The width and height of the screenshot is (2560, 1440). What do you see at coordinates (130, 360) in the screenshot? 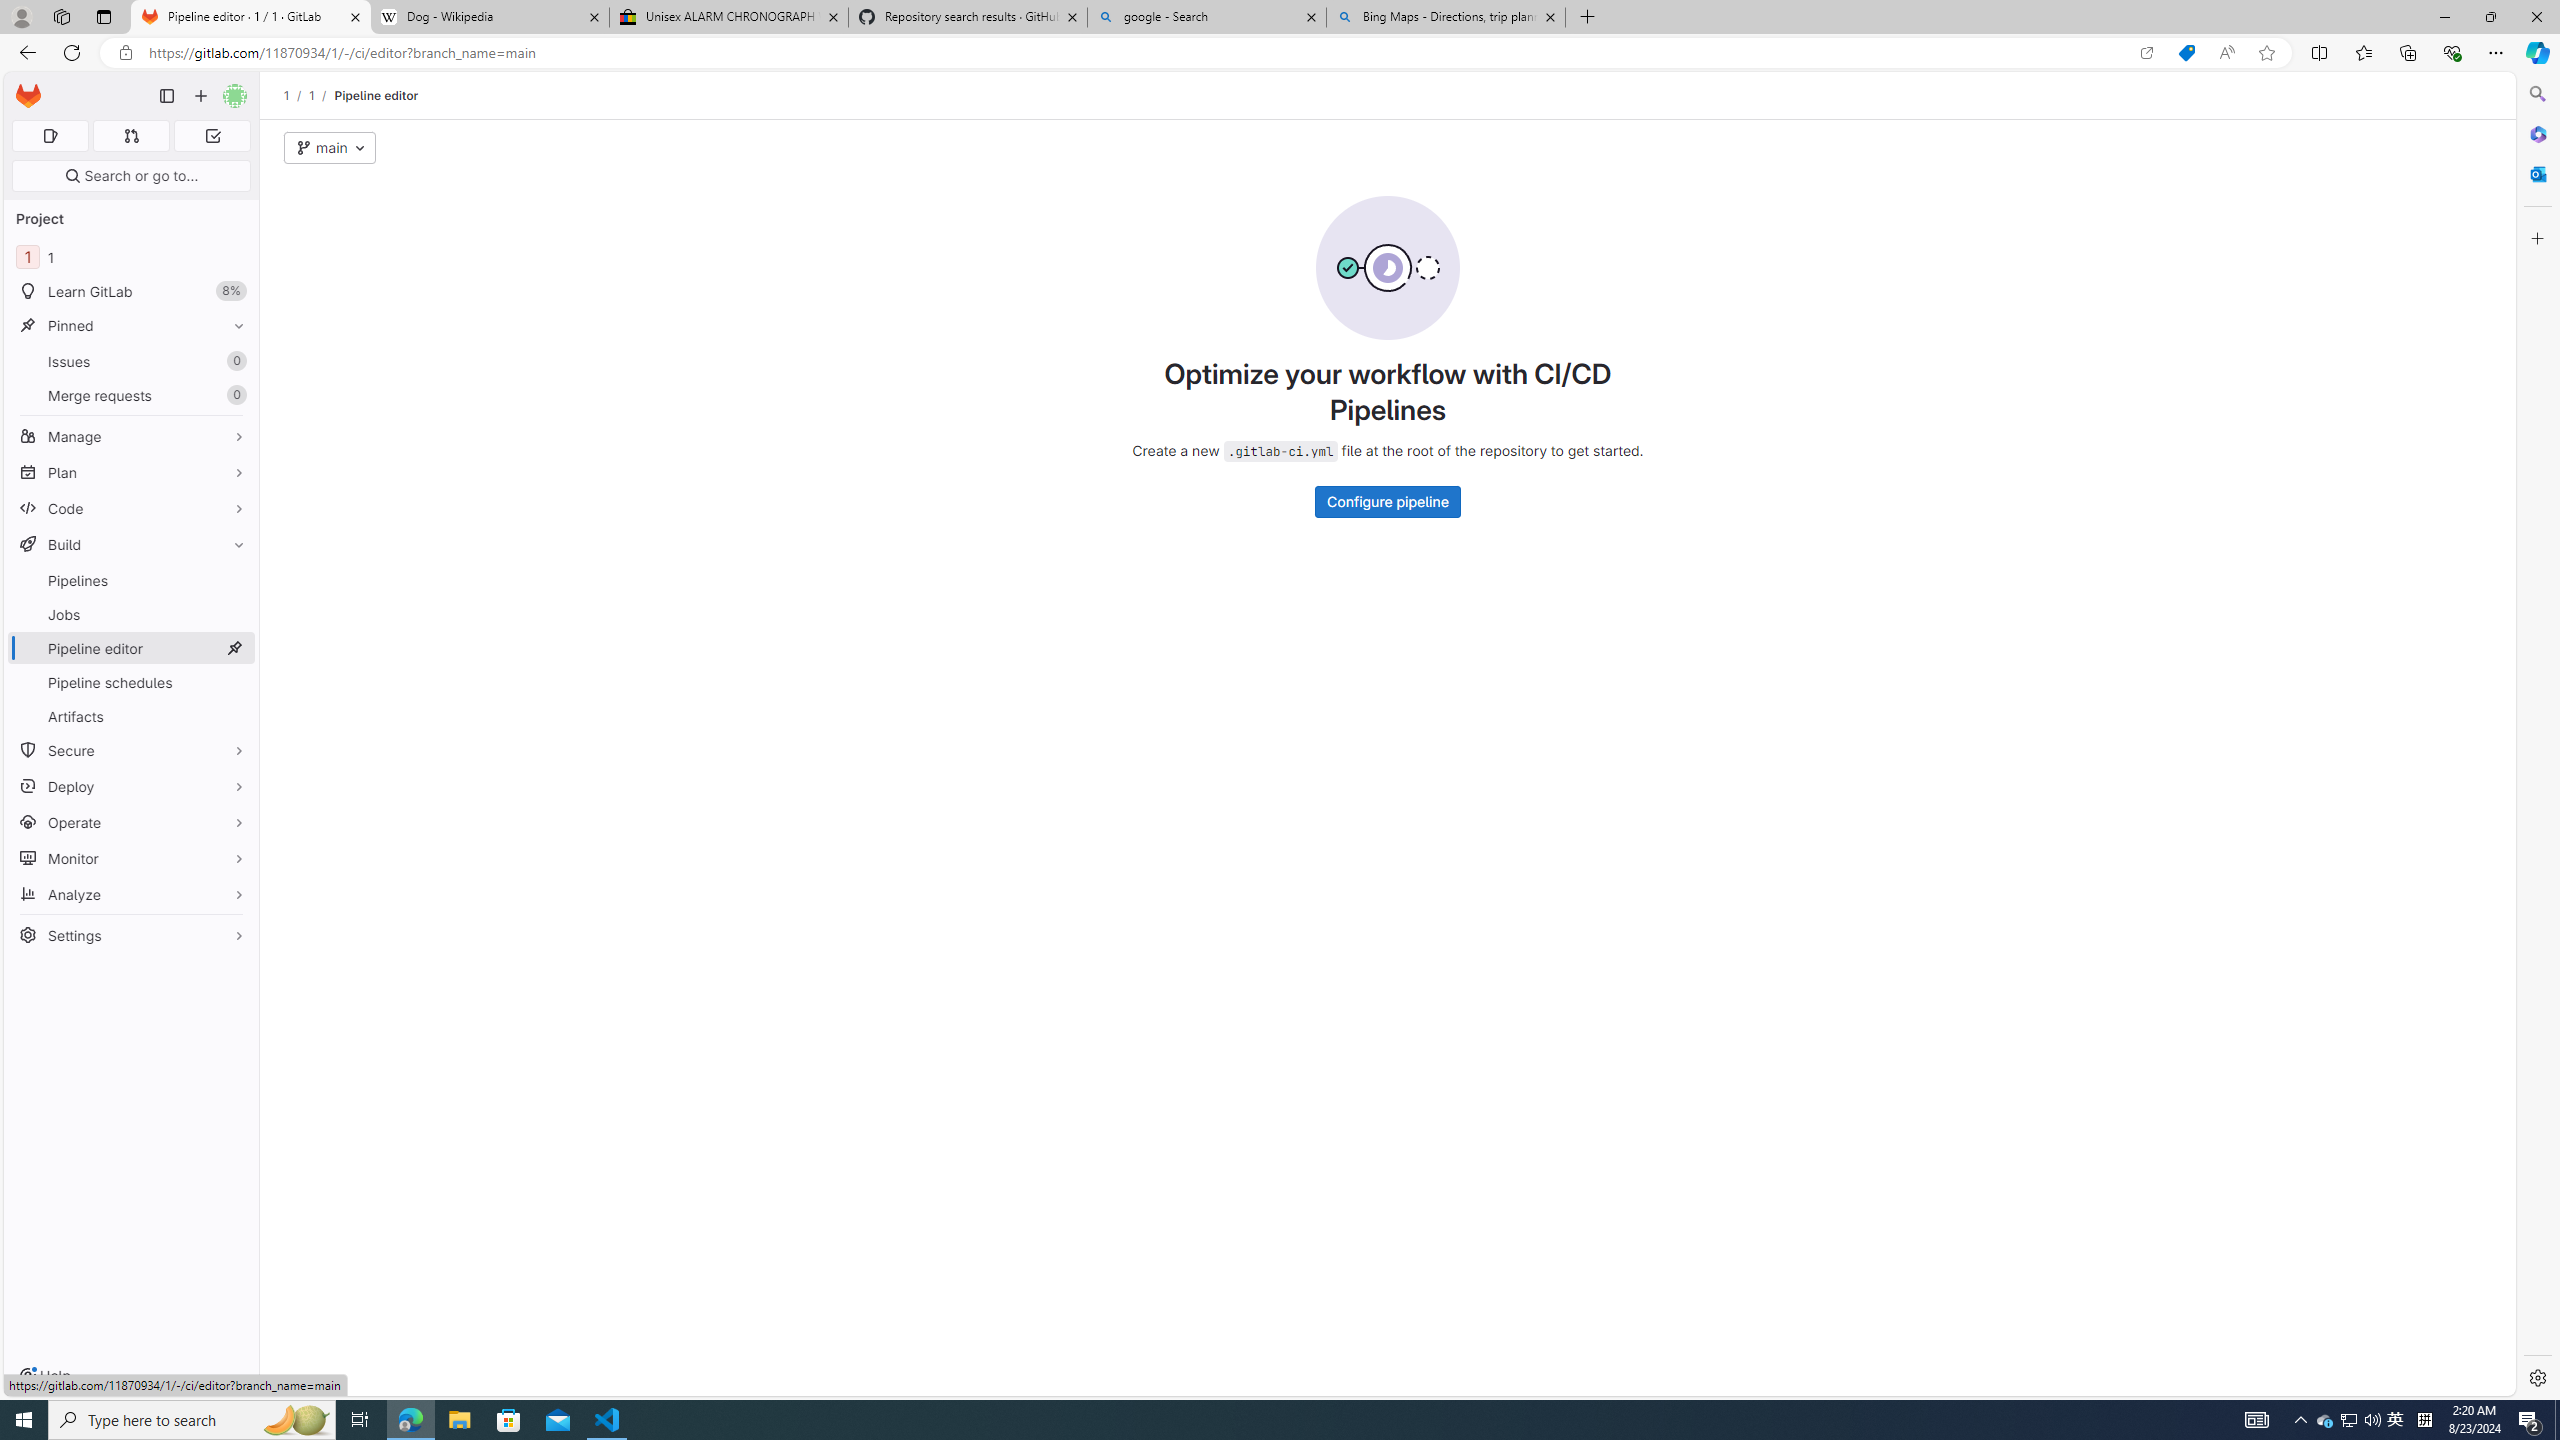
I see `'Issues0'` at bounding box center [130, 360].